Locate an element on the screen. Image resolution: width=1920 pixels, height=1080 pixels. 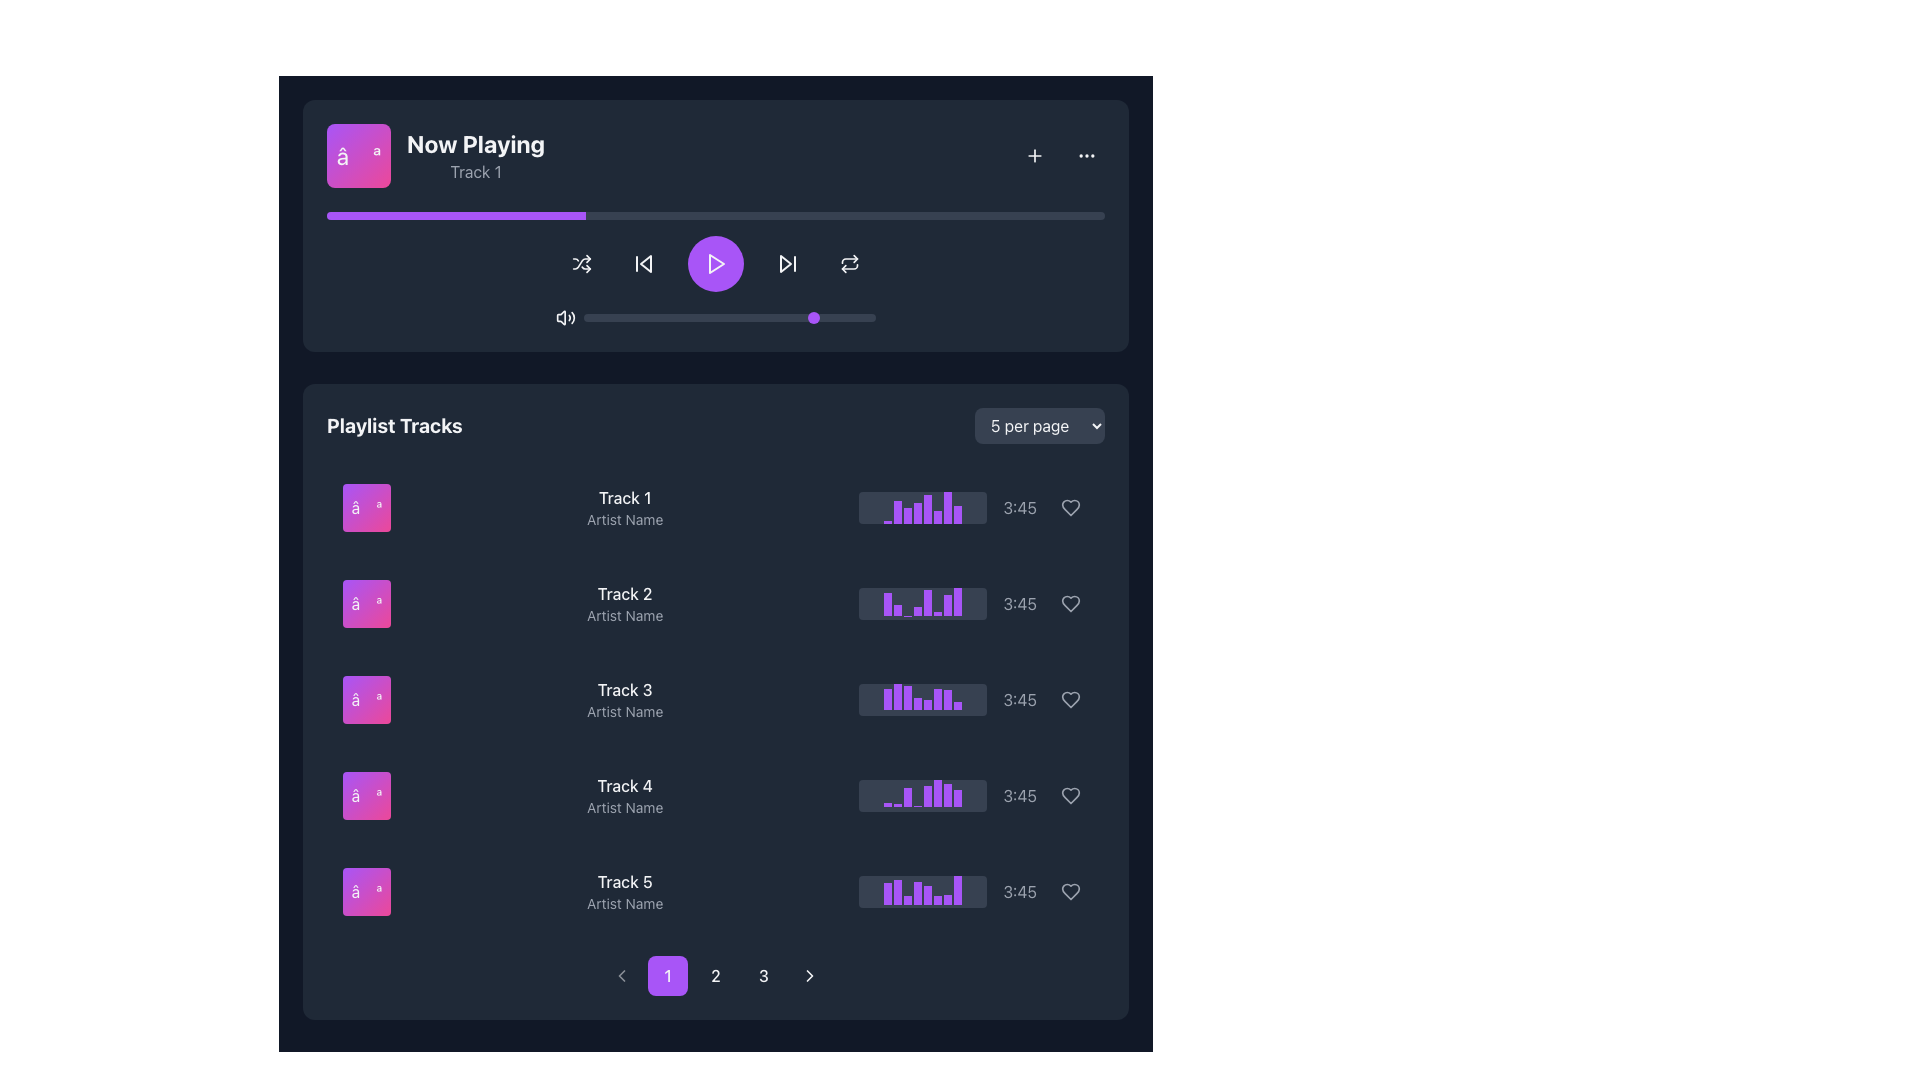
the rightward pointing chevron icon button located at the bottom-right section of the interface is located at coordinates (810, 974).